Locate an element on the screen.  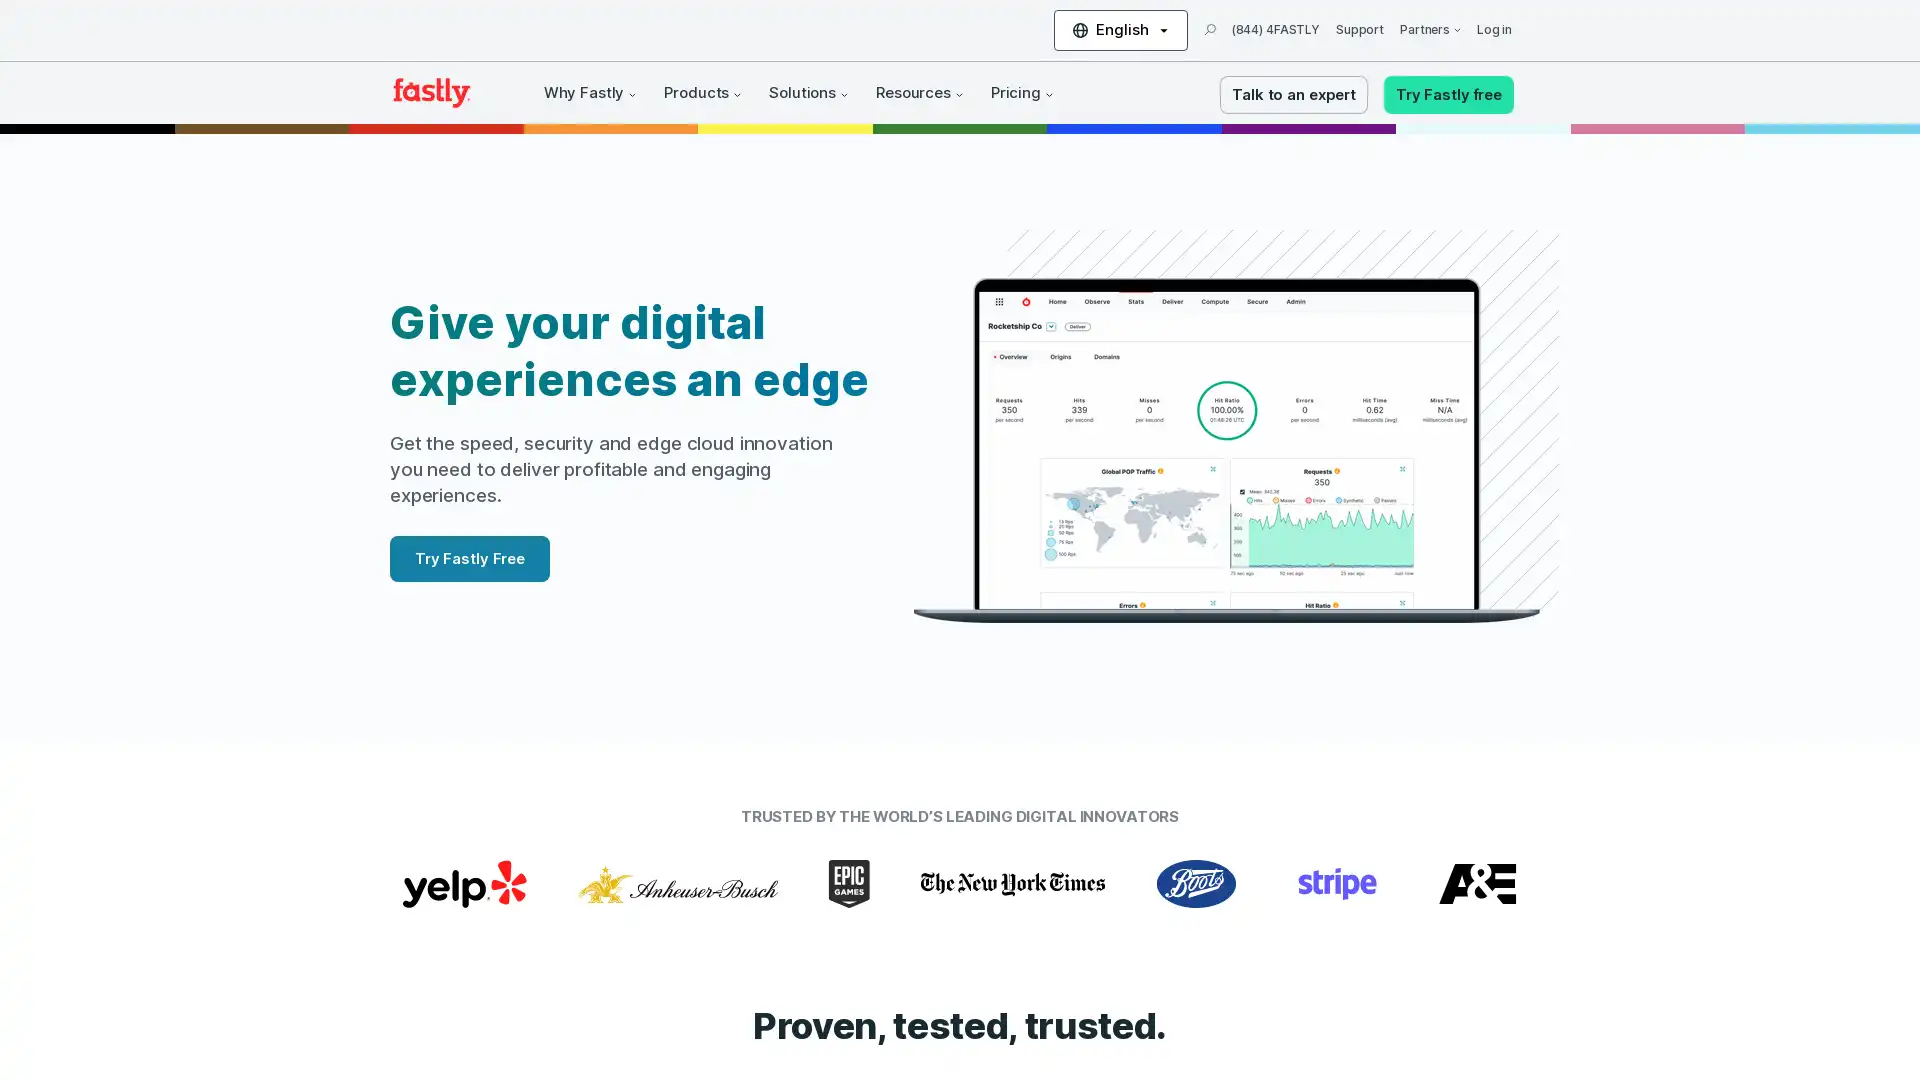
Yes is located at coordinates (203, 951).